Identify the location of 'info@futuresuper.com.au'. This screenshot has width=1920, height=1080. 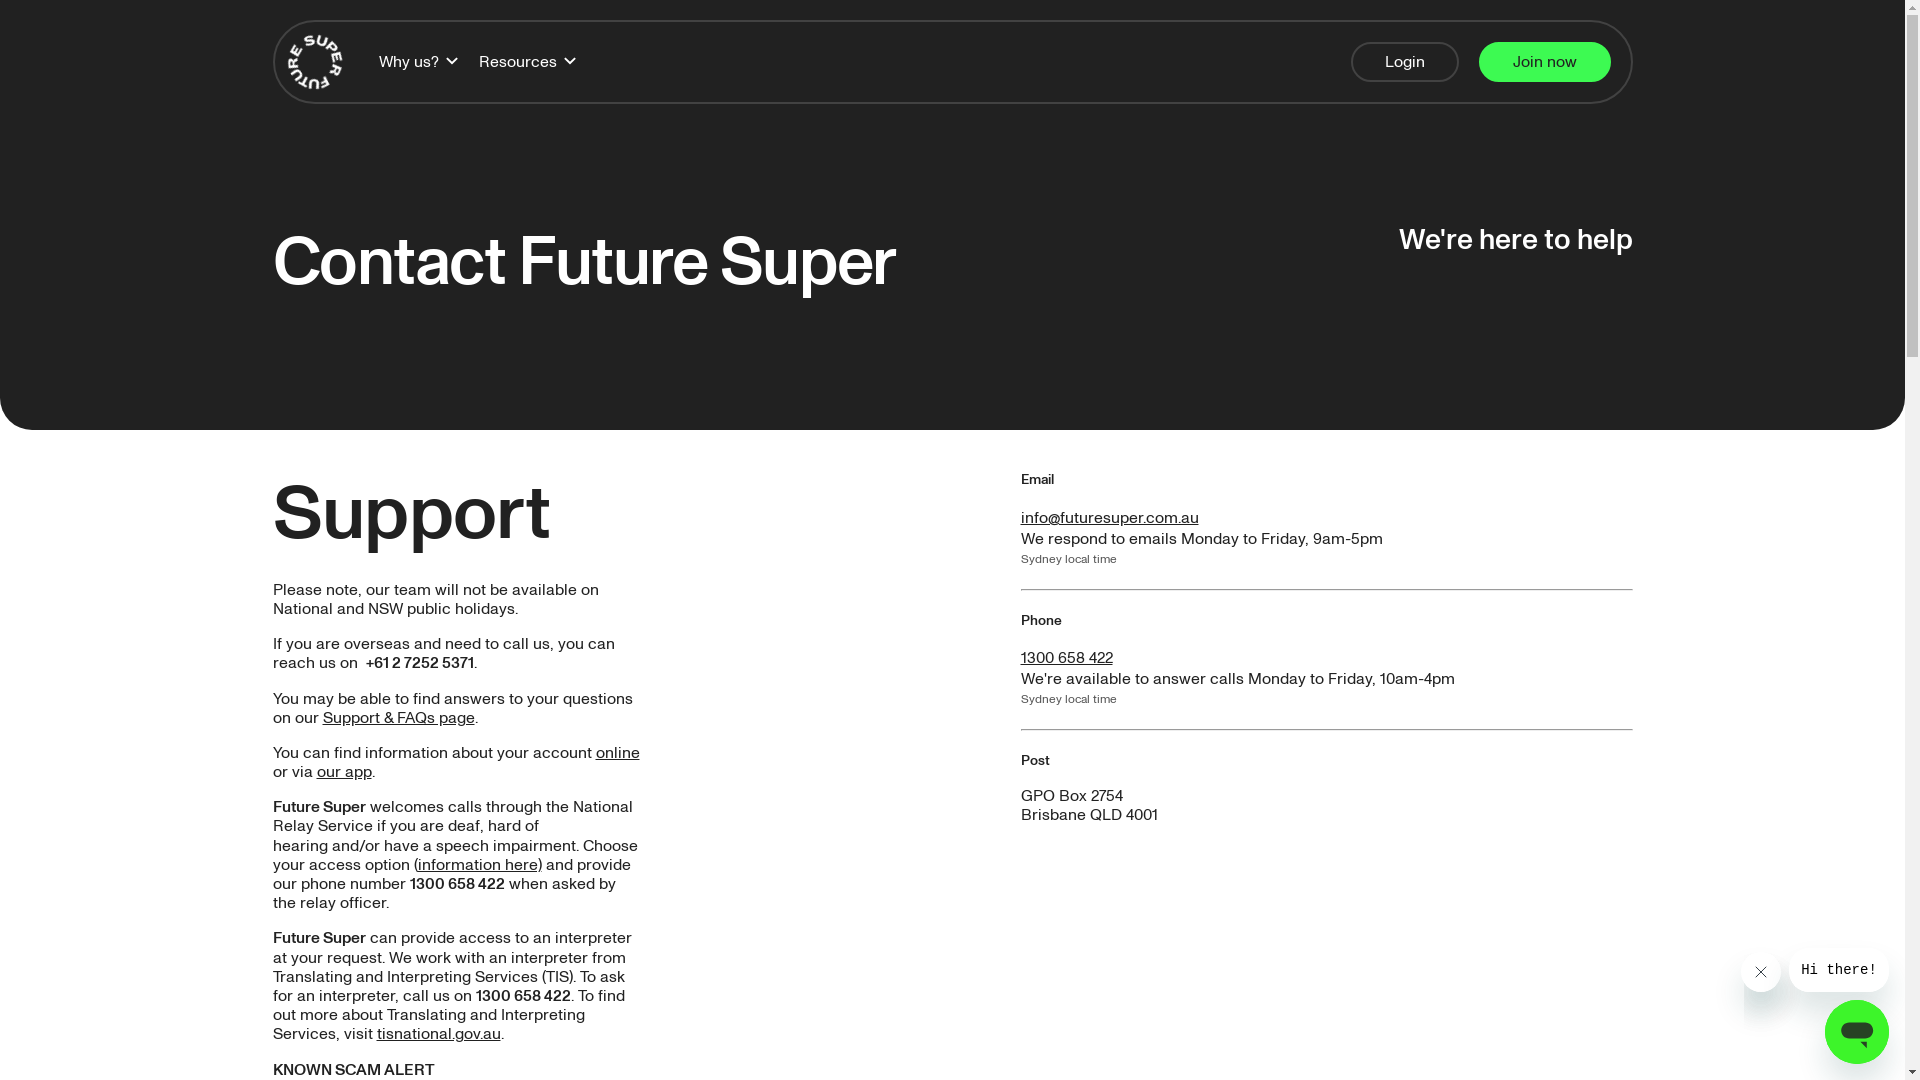
(1107, 516).